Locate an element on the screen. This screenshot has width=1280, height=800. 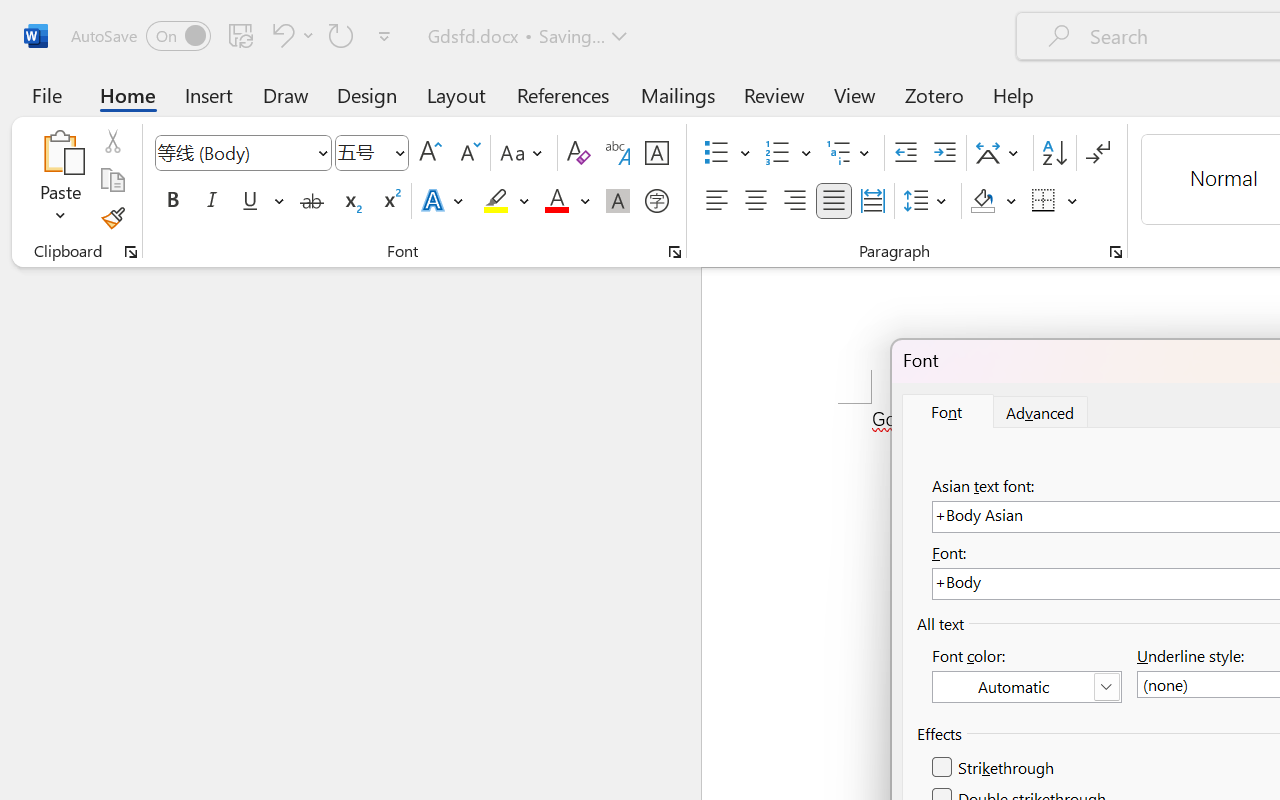
'Show/Hide Editing Marks' is located at coordinates (1097, 153).